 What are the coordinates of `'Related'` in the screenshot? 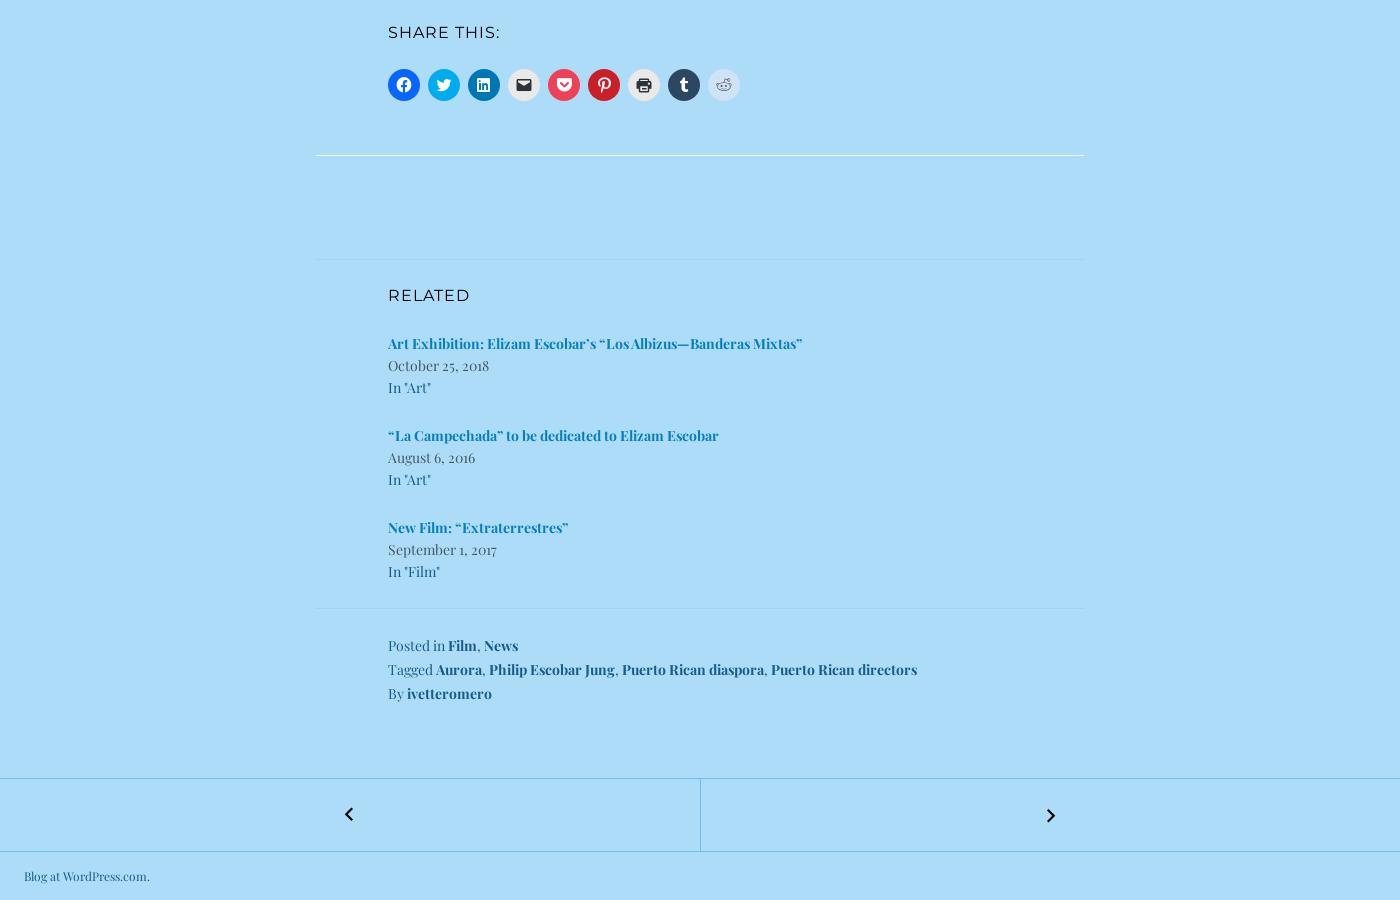 It's located at (428, 294).